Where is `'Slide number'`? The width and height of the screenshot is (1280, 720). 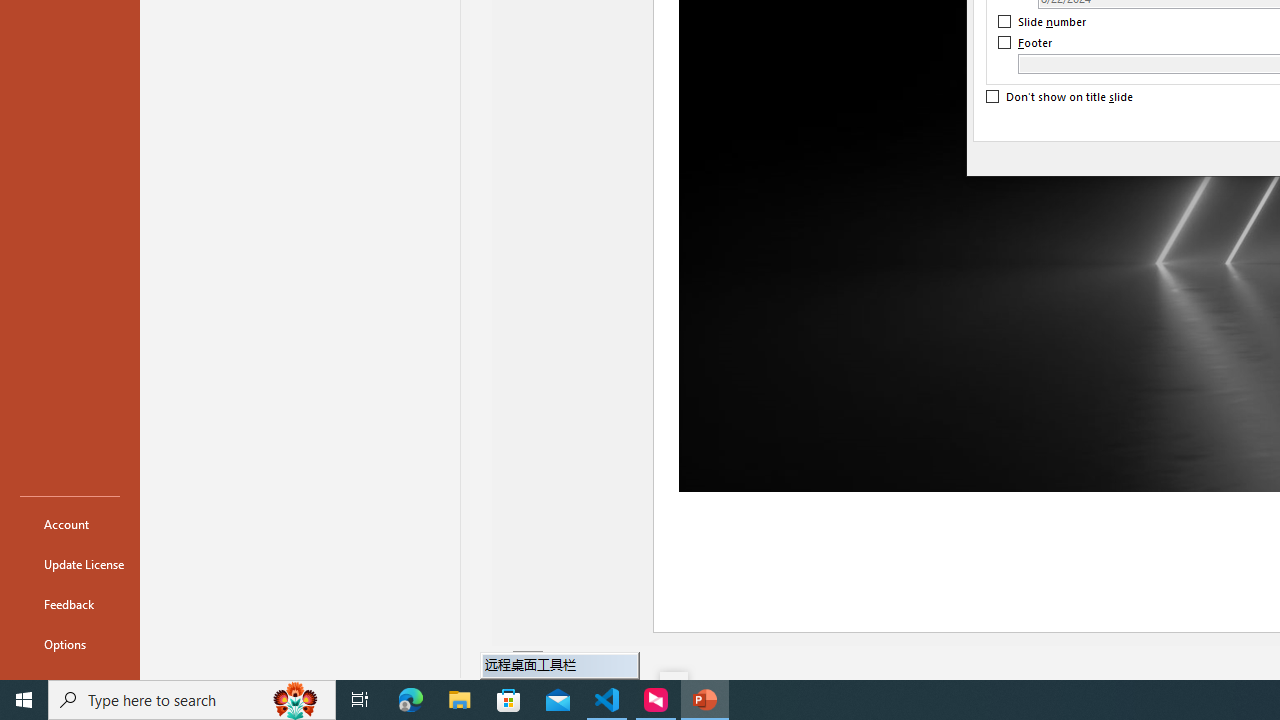
'Slide number' is located at coordinates (1042, 21).